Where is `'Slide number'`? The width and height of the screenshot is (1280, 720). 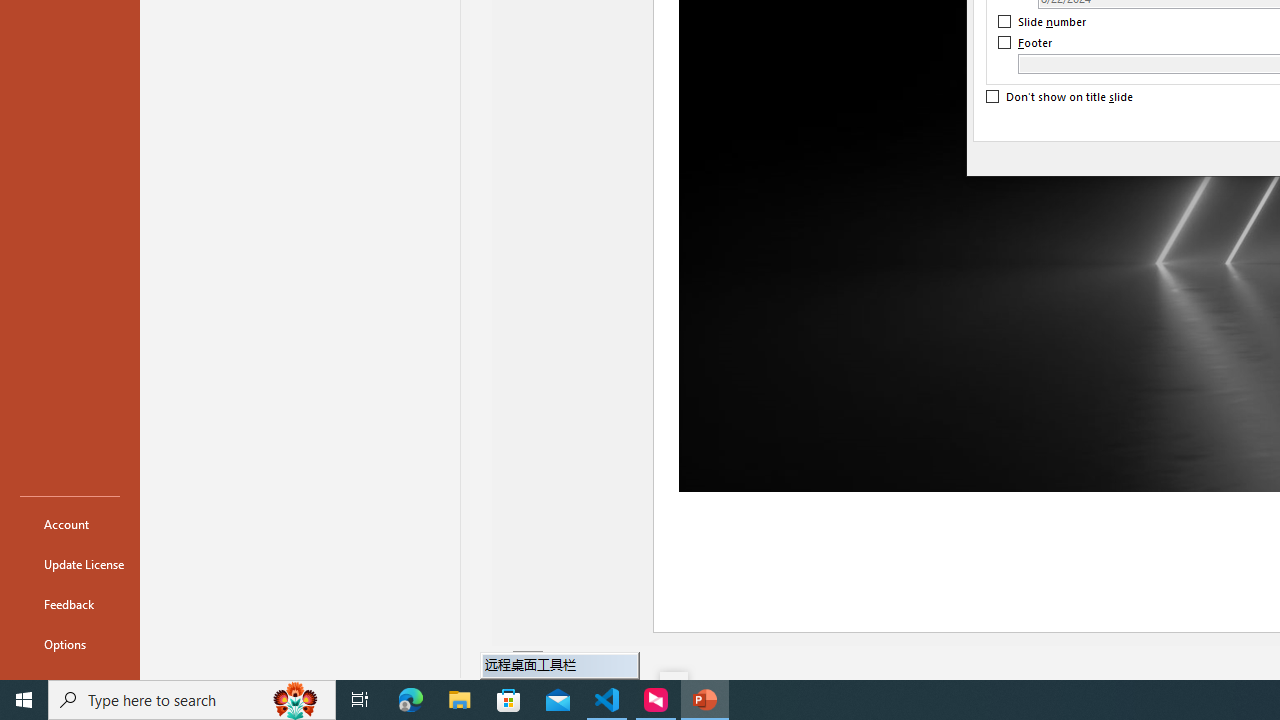
'Slide number' is located at coordinates (1042, 21).